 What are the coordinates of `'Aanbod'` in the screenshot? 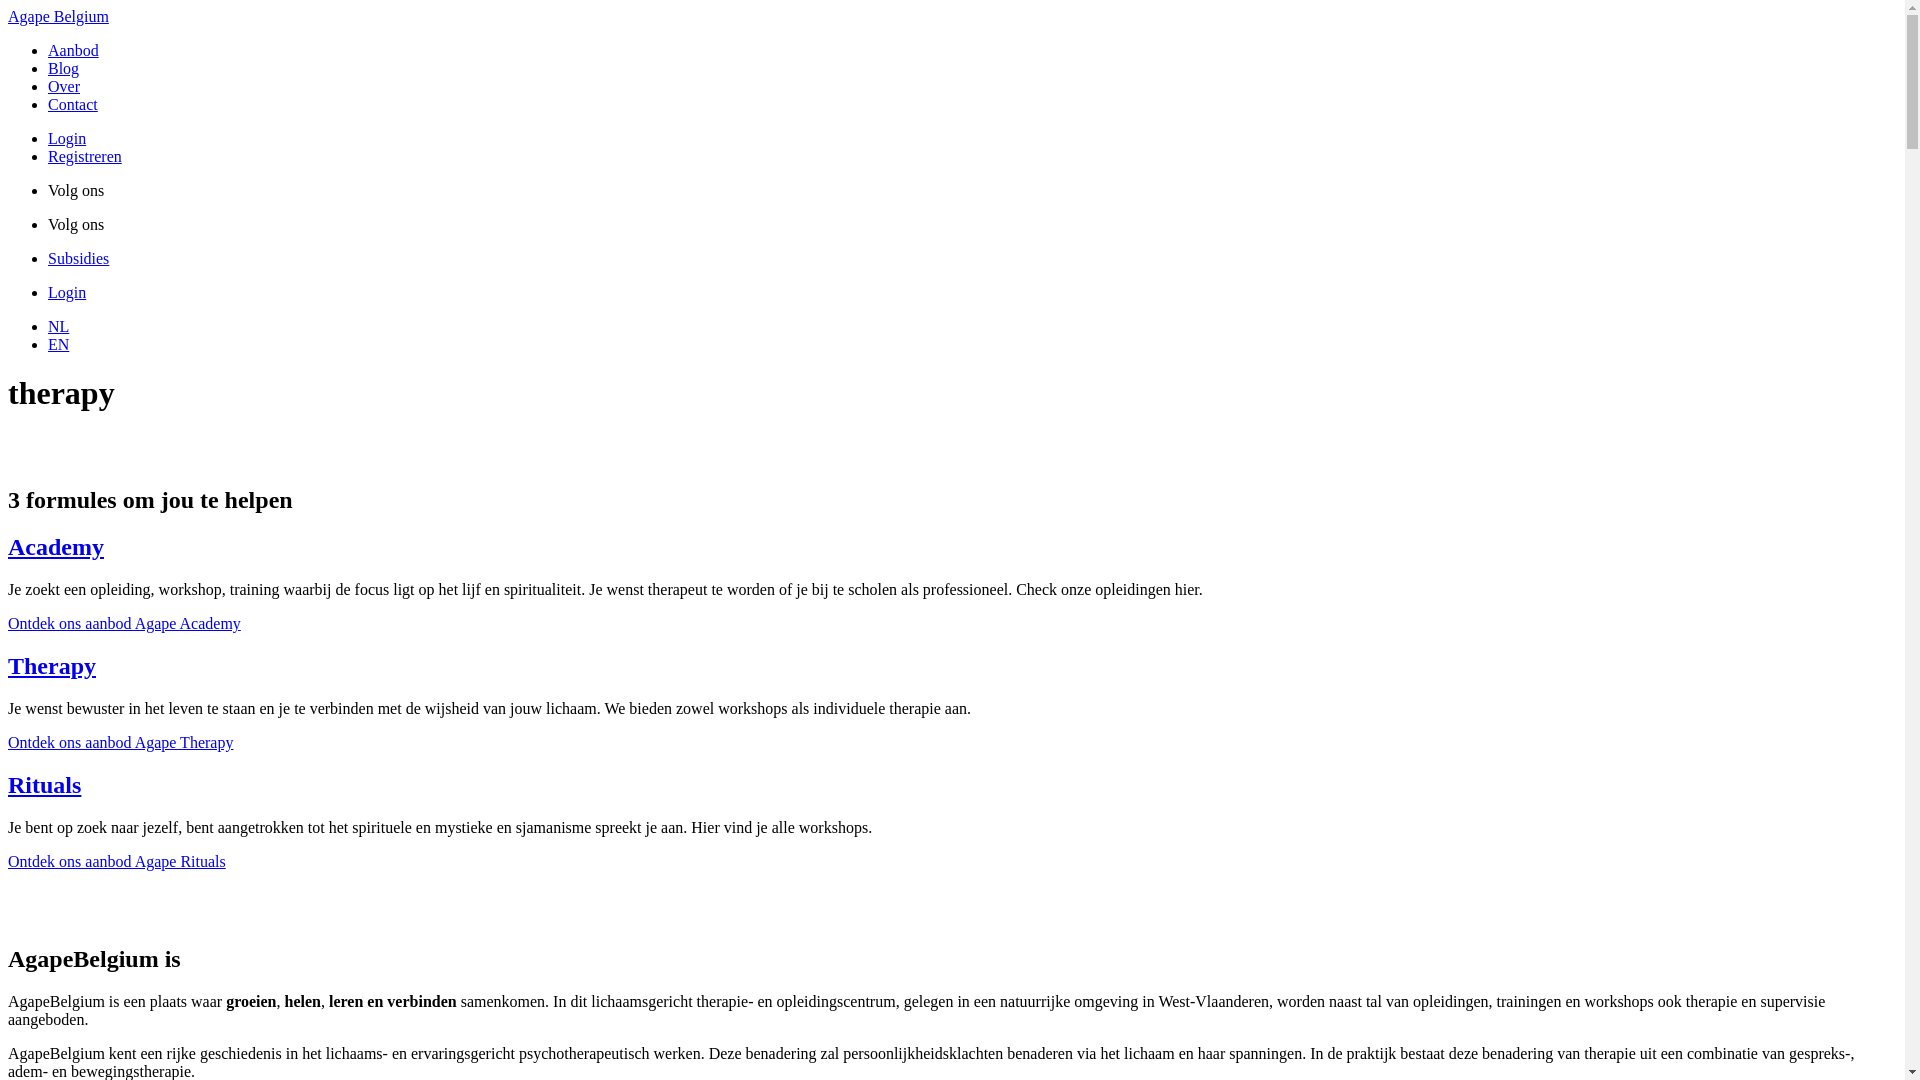 It's located at (73, 49).